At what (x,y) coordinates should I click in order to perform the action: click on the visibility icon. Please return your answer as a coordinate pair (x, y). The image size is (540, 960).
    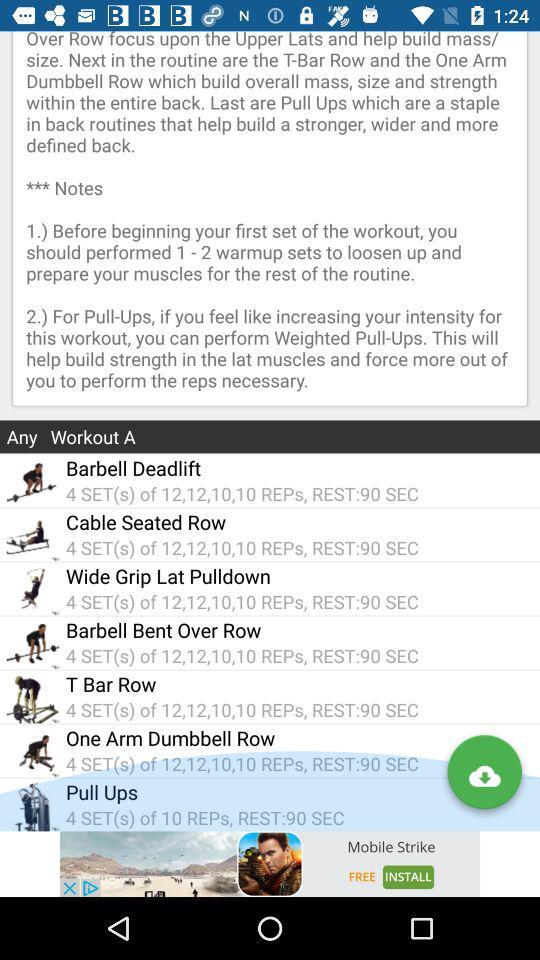
    Looking at the image, I should click on (483, 775).